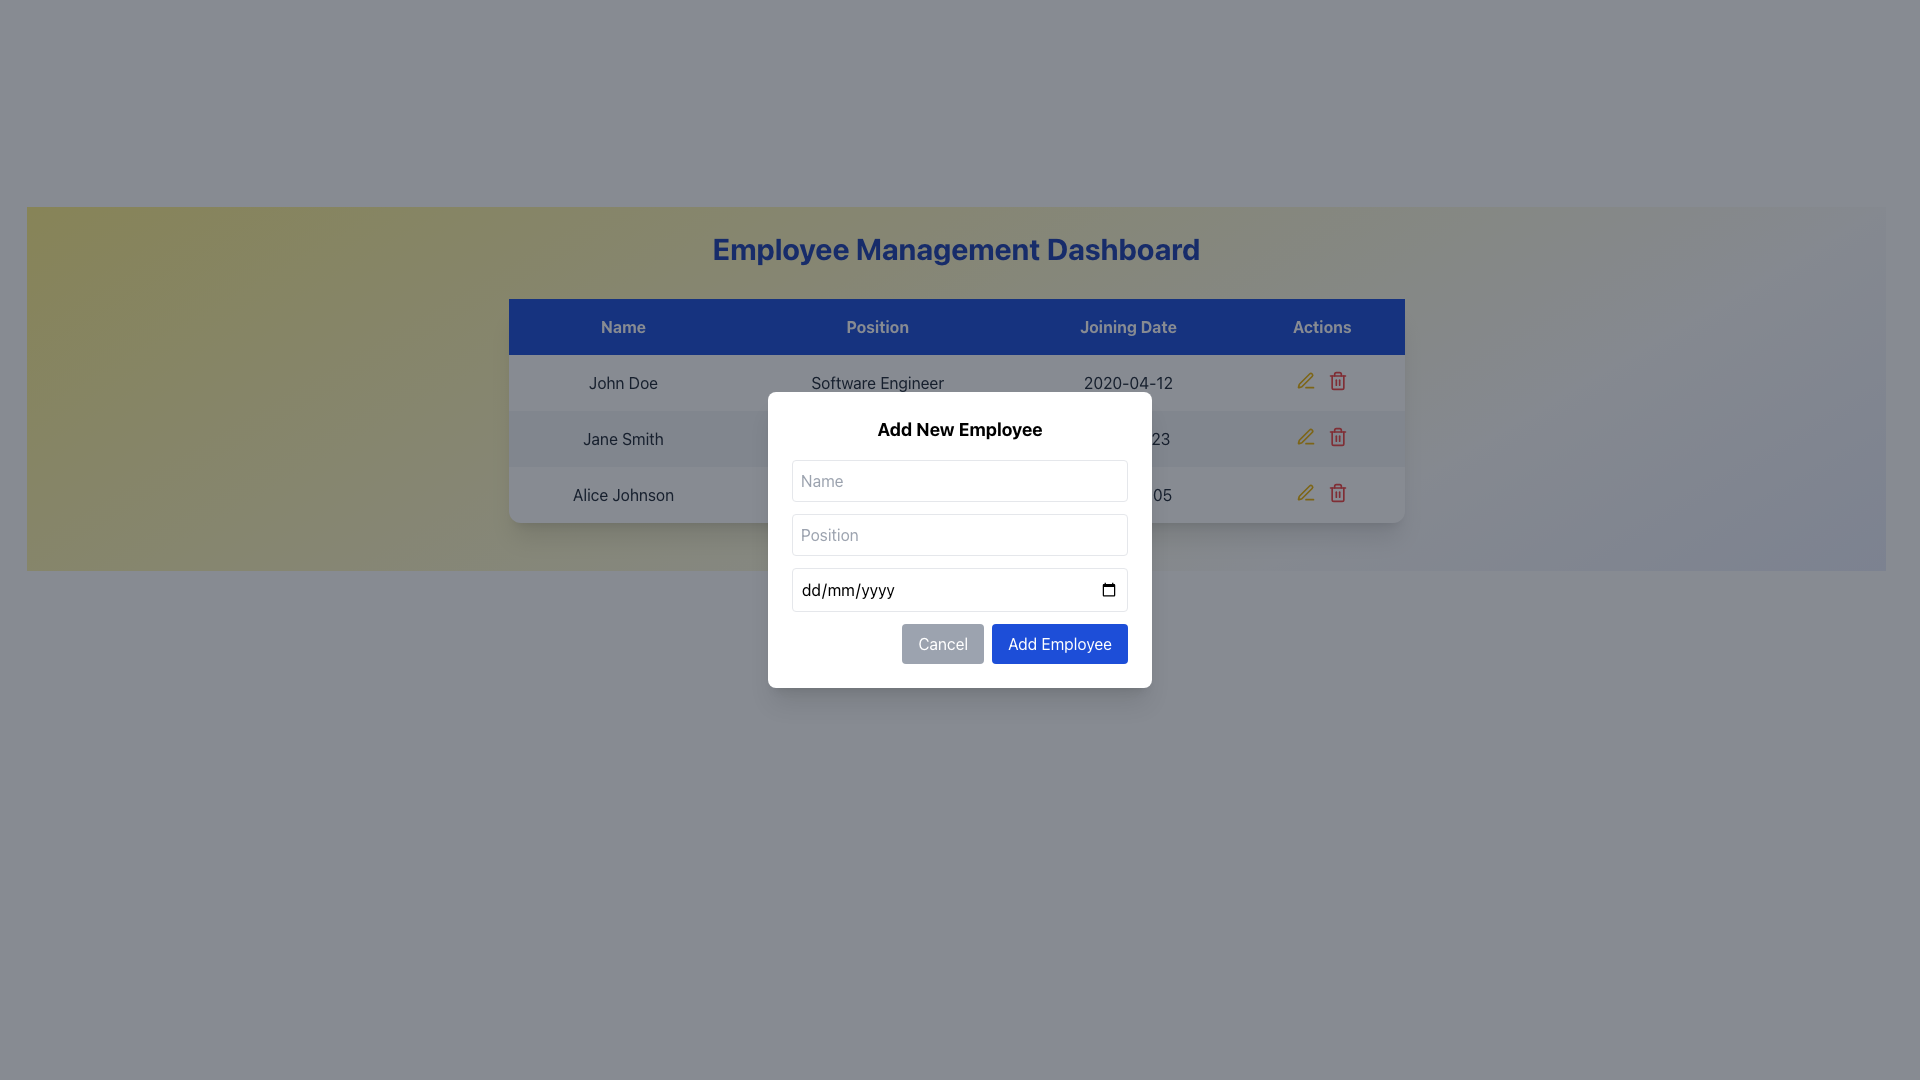 The width and height of the screenshot is (1920, 1080). Describe the element at coordinates (622, 494) in the screenshot. I see `the text label displaying 'Alice Johnson', which is located in the first cell of the employee data table under the 'Name' column header` at that location.